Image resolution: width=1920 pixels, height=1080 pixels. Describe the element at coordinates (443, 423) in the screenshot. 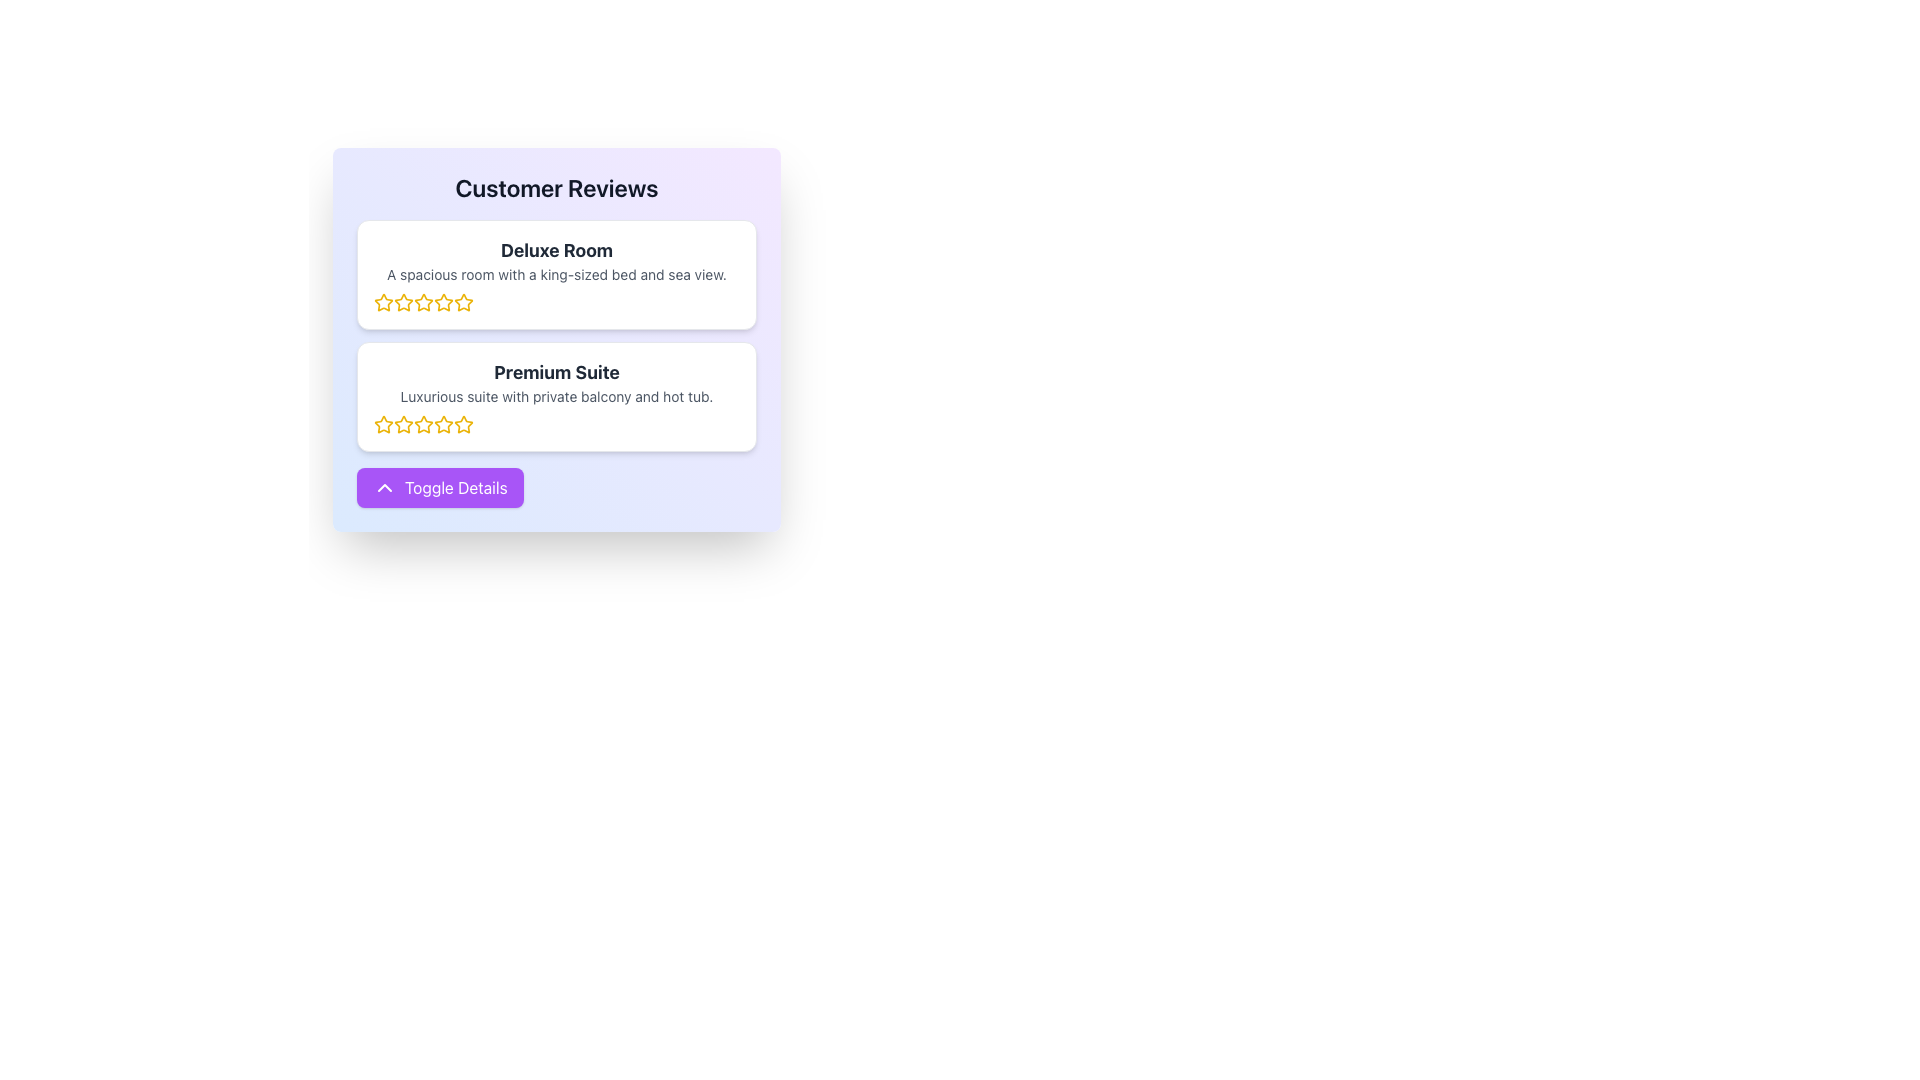

I see `the fourth star icon in the five-star rating system for the Premium Suite, which visually indicates a rating level` at that location.